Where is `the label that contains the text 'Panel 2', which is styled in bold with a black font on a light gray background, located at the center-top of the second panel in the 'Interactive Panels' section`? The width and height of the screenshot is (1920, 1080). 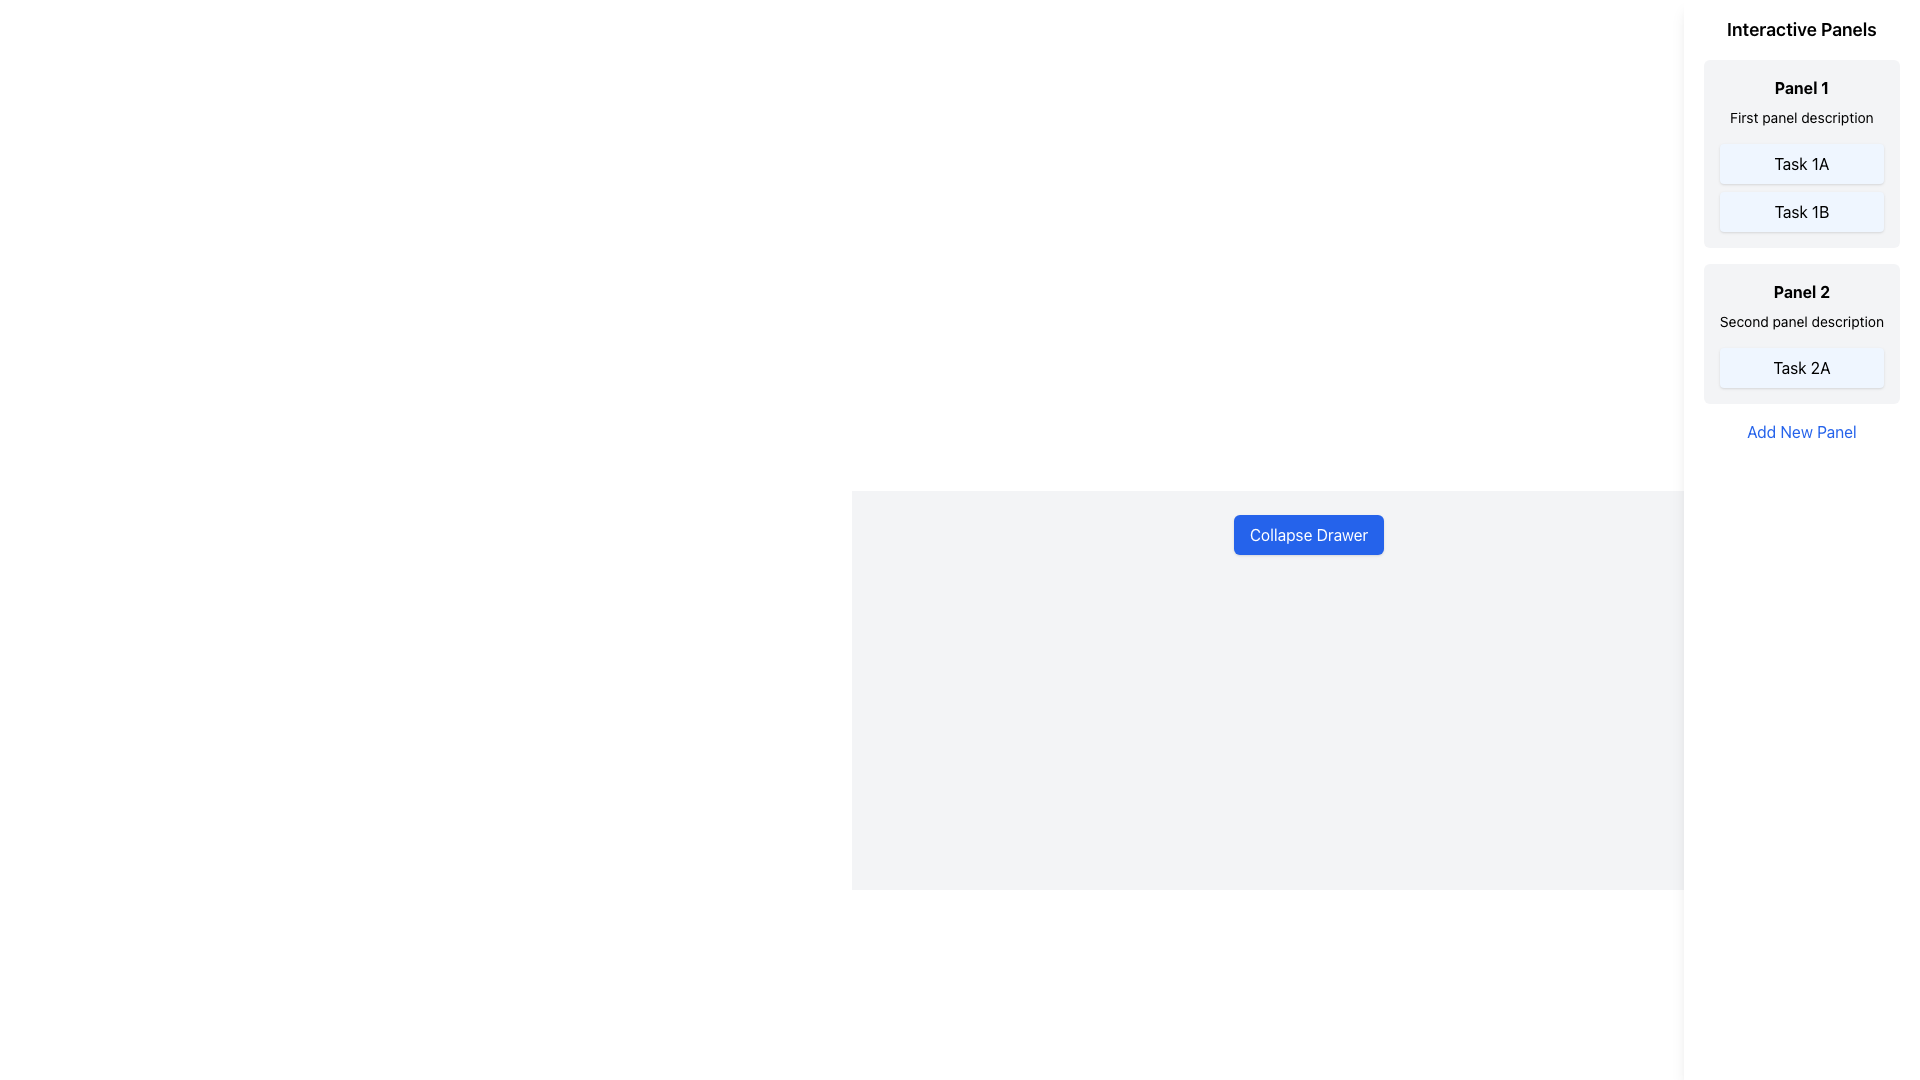 the label that contains the text 'Panel 2', which is styled in bold with a black font on a light gray background, located at the center-top of the second panel in the 'Interactive Panels' section is located at coordinates (1801, 292).